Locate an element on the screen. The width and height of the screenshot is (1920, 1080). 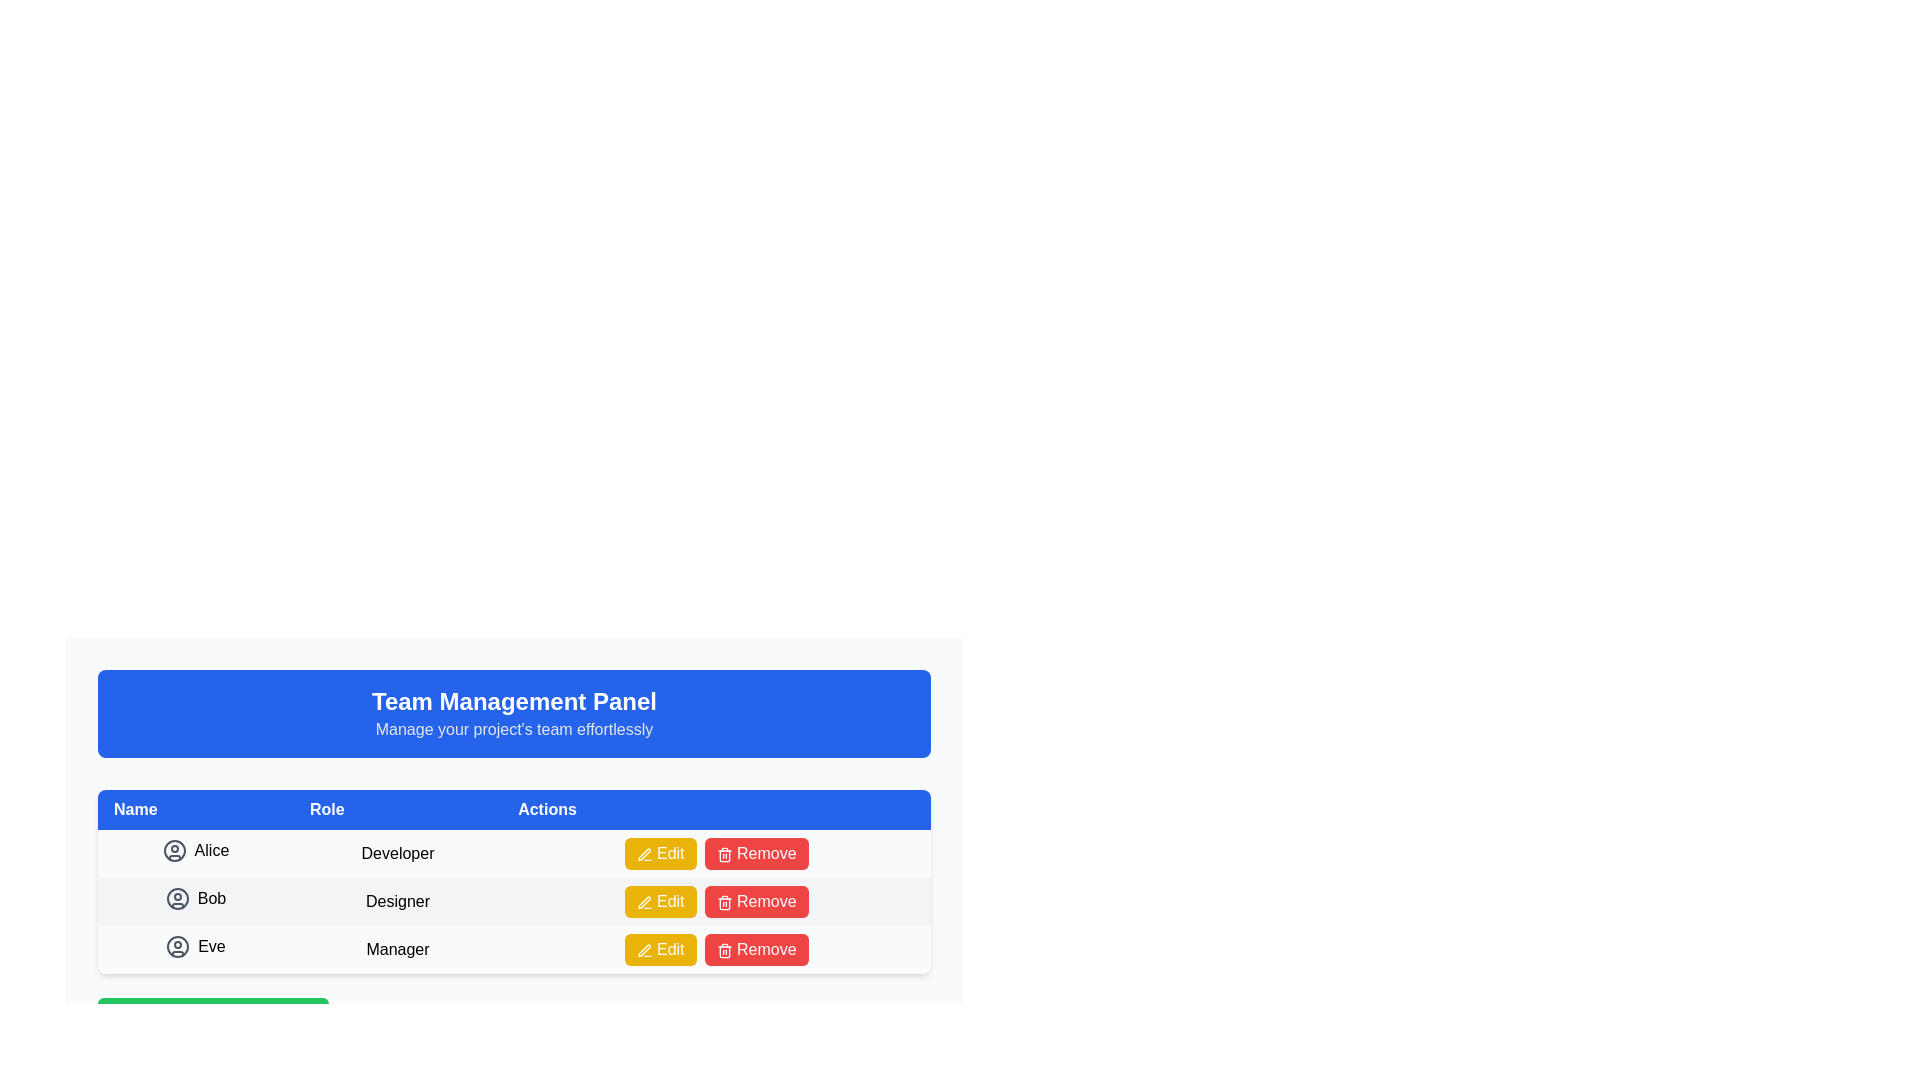
the 'Edit' and 'Remove' buttons in the 'Actions' column of the 'Team Management Panel' table, specifically for 'Eve' is located at coordinates (716, 948).